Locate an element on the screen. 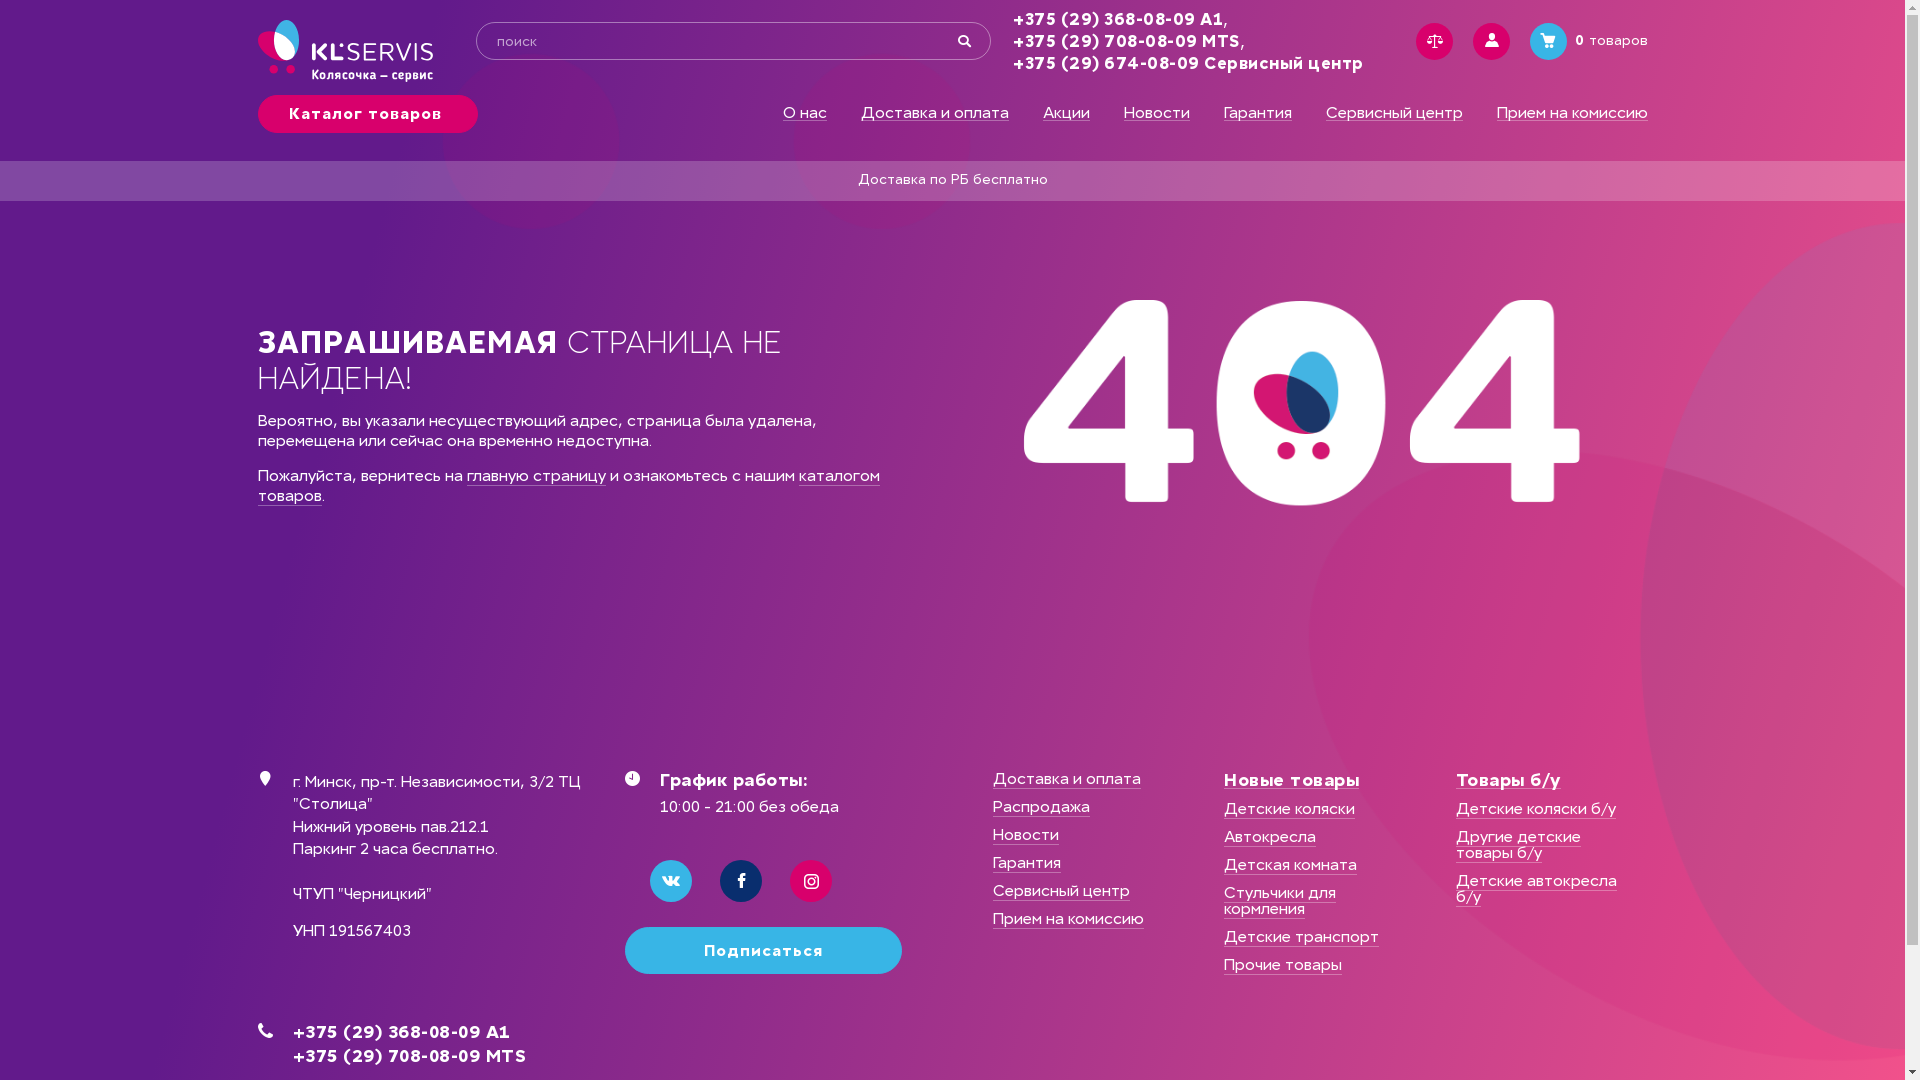  '+375 (29) 708-08-09 MTS' is located at coordinates (437, 1055).